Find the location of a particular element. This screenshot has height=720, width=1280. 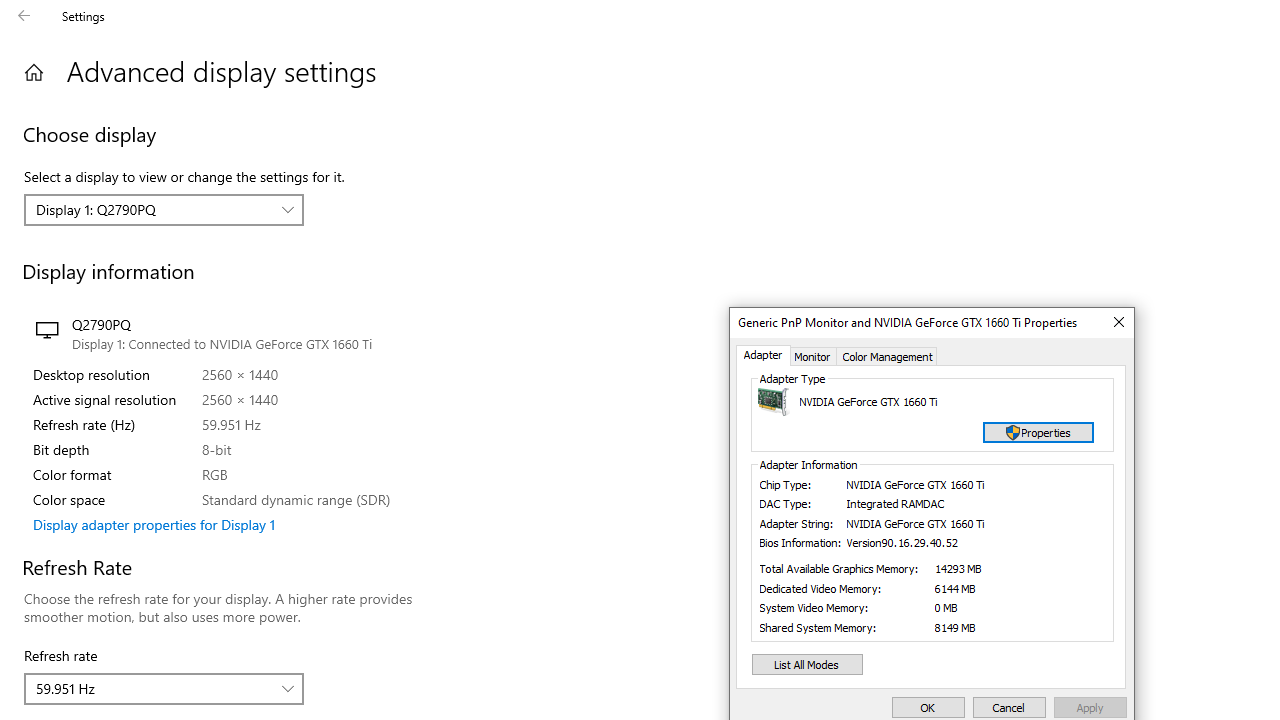

'Cancel' is located at coordinates (1009, 706).